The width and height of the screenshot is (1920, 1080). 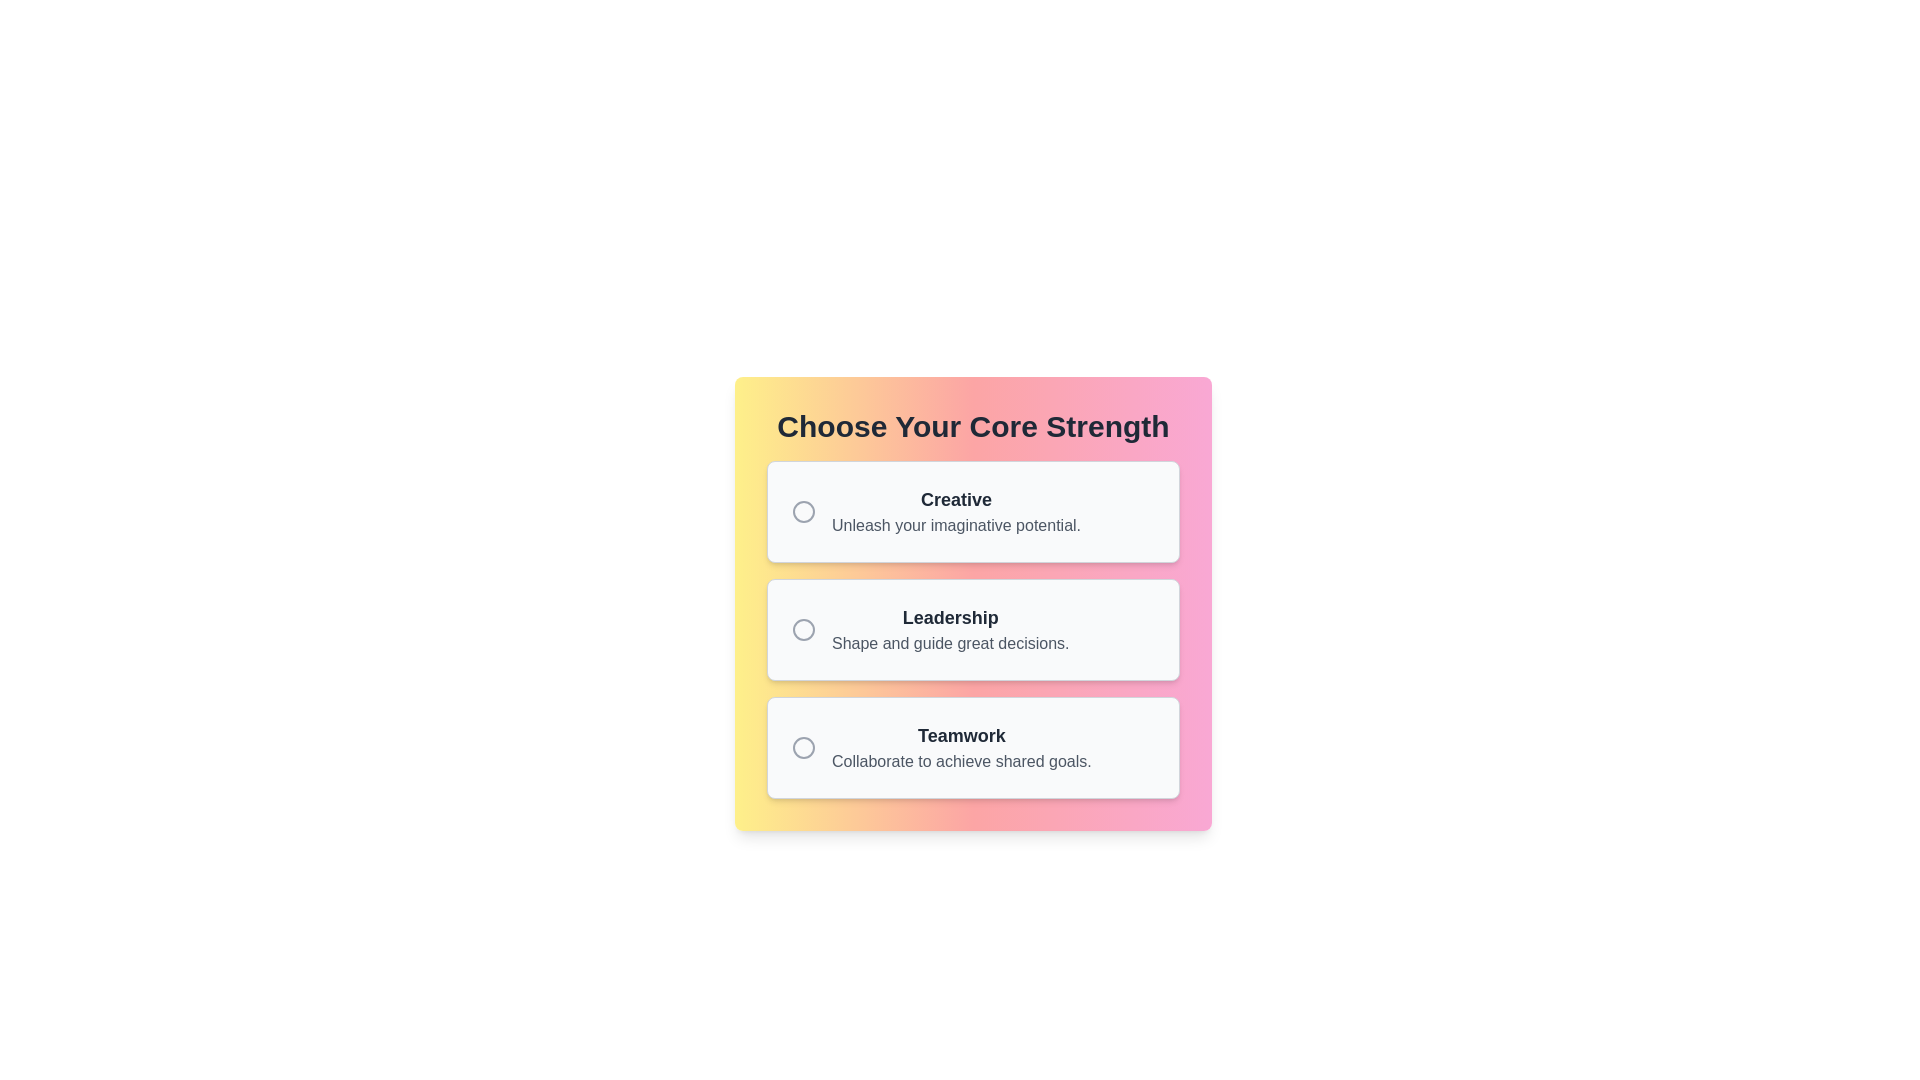 I want to click on text label representing the title and description of the 'Teamwork' option, which is located in the last selectable panel, below 'Leadership' and above the bottom edge of the component, so click(x=961, y=748).